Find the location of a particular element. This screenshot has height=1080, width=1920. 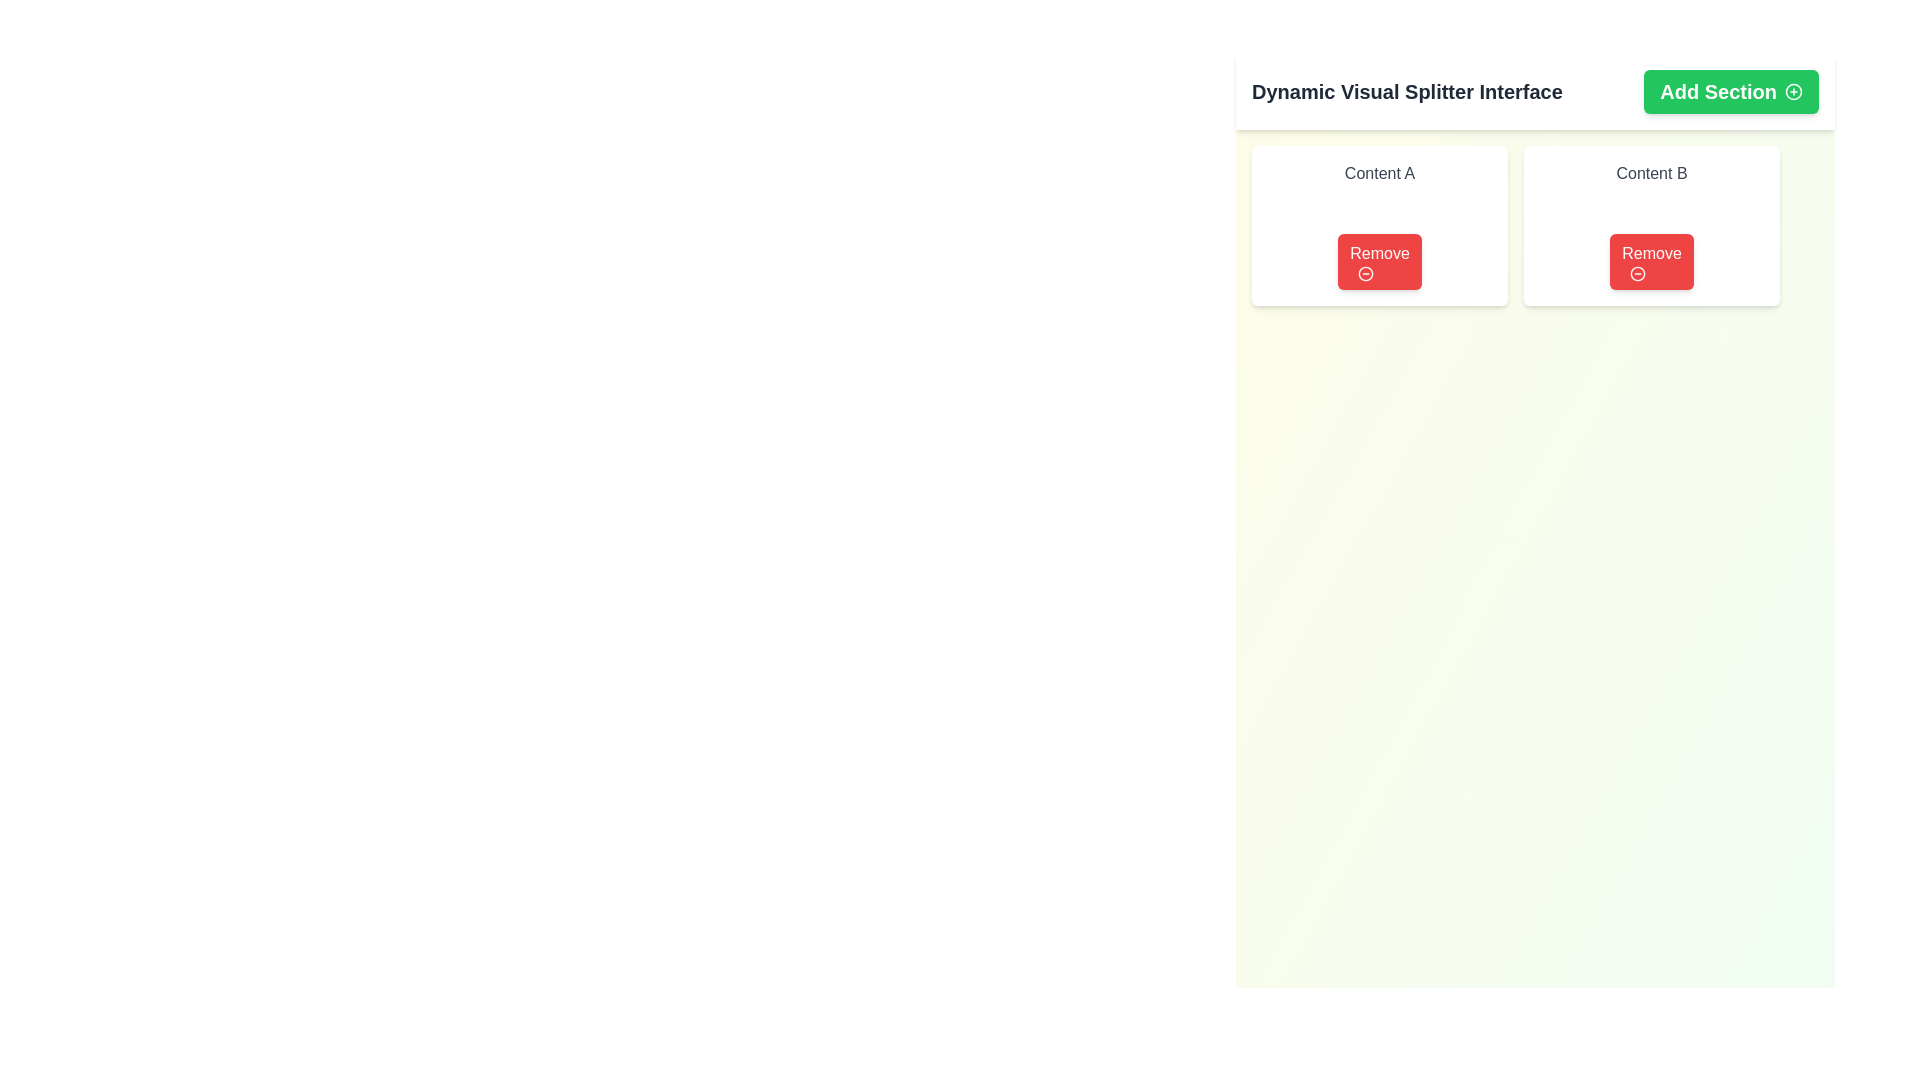

the text label located at the top-center of the second card, which provides context or identification for the associated card, directly above the 'Remove' button is located at coordinates (1651, 172).